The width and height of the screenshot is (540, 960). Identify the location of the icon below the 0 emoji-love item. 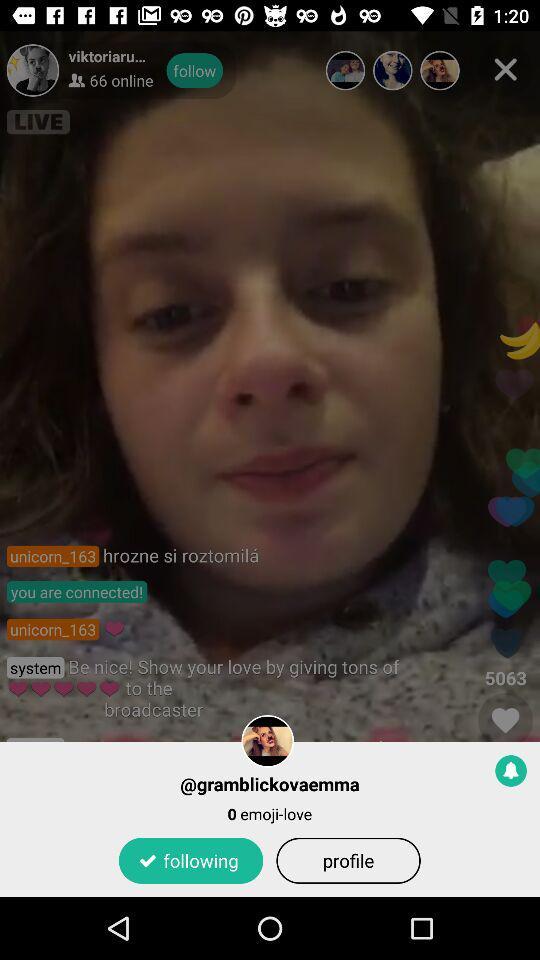
(347, 859).